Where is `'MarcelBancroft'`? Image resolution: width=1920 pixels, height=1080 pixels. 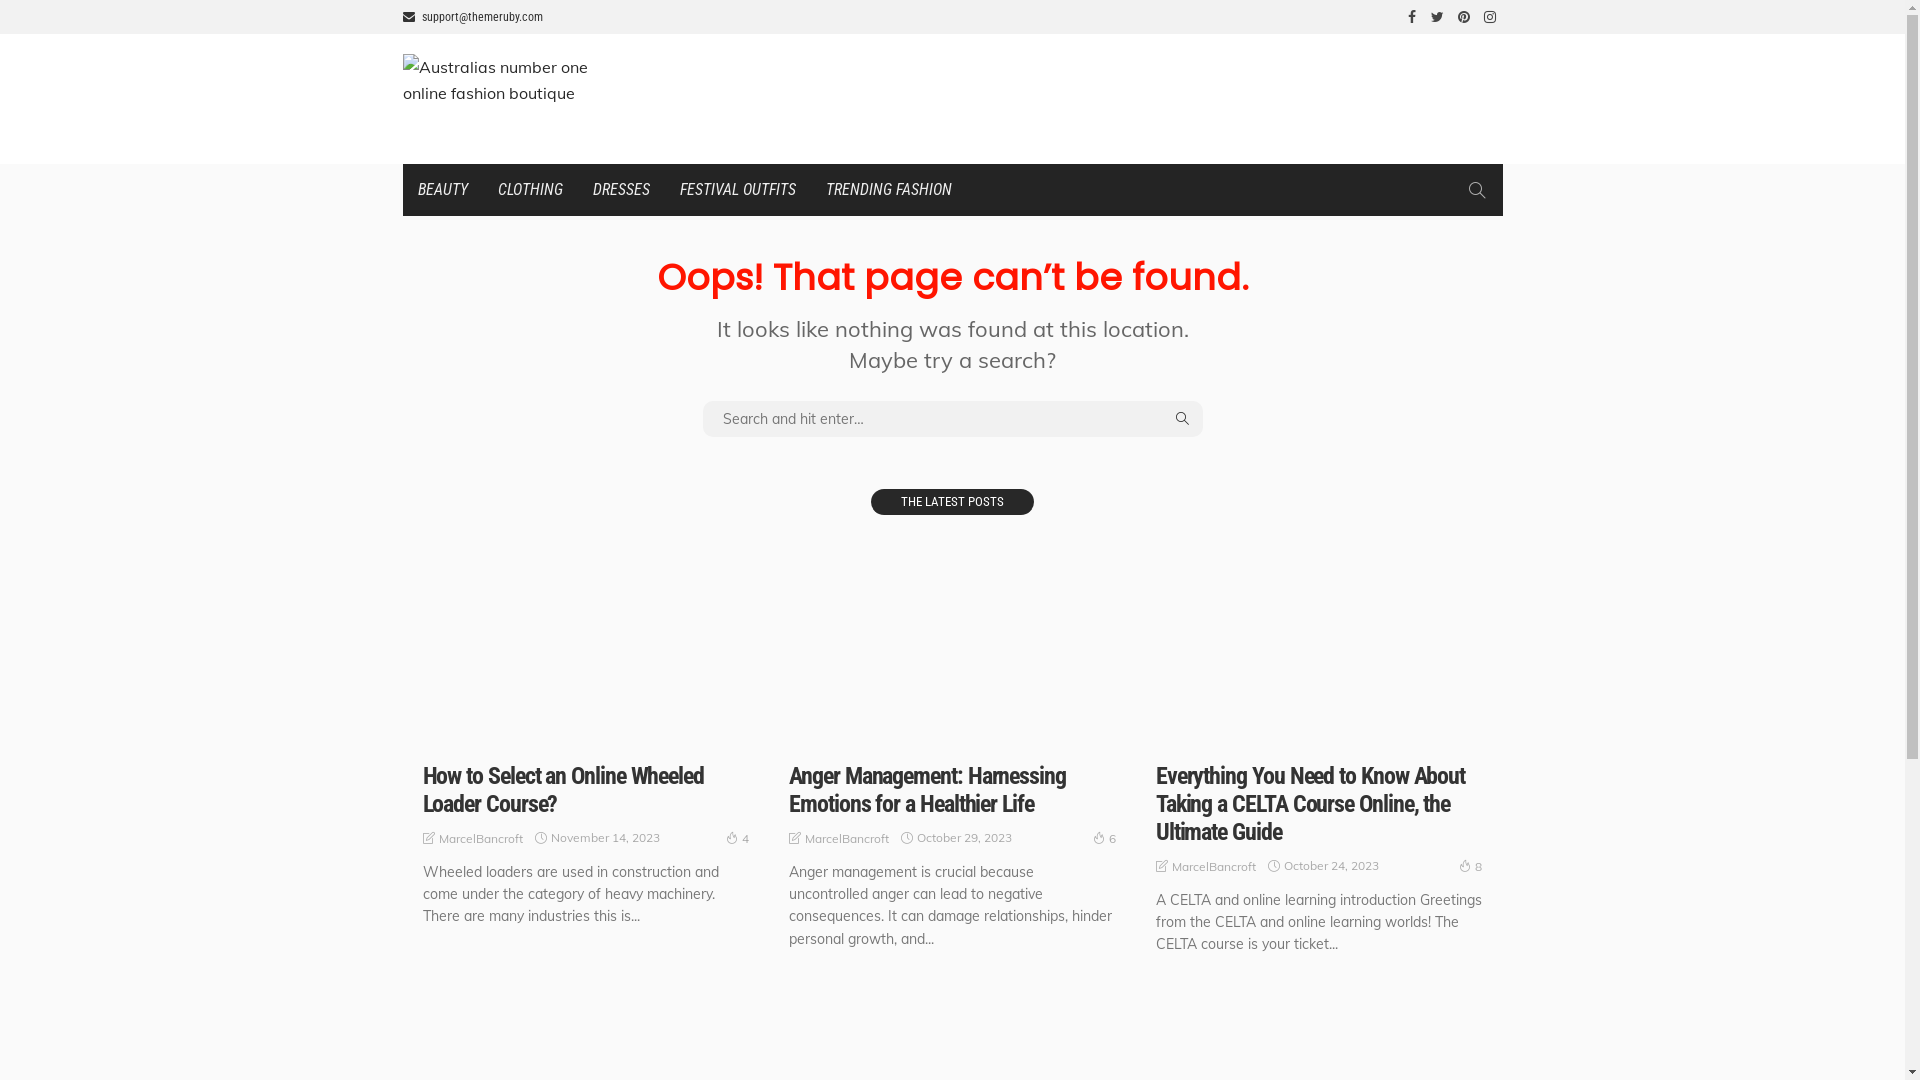
'MarcelBancroft' is located at coordinates (480, 839).